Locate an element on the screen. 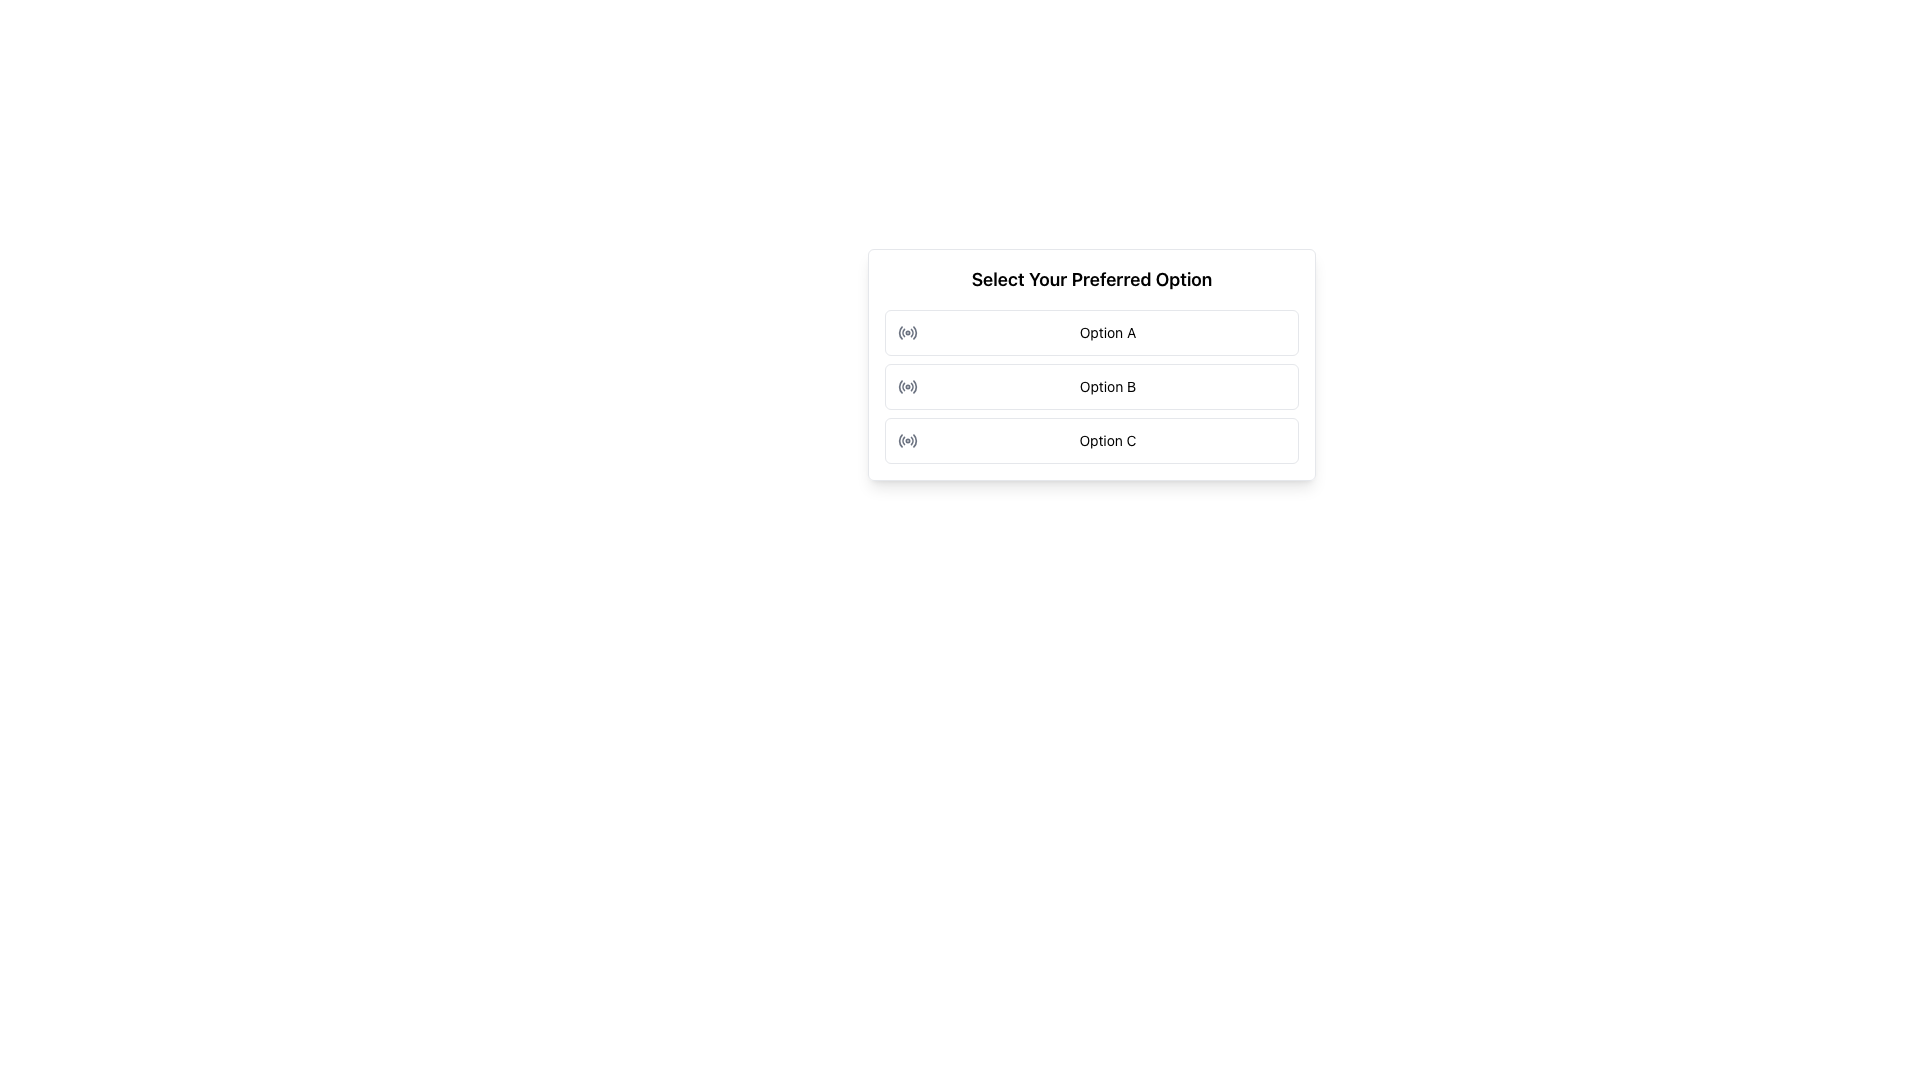 The image size is (1920, 1080). the third button in a vertically stacked list is located at coordinates (1090, 439).